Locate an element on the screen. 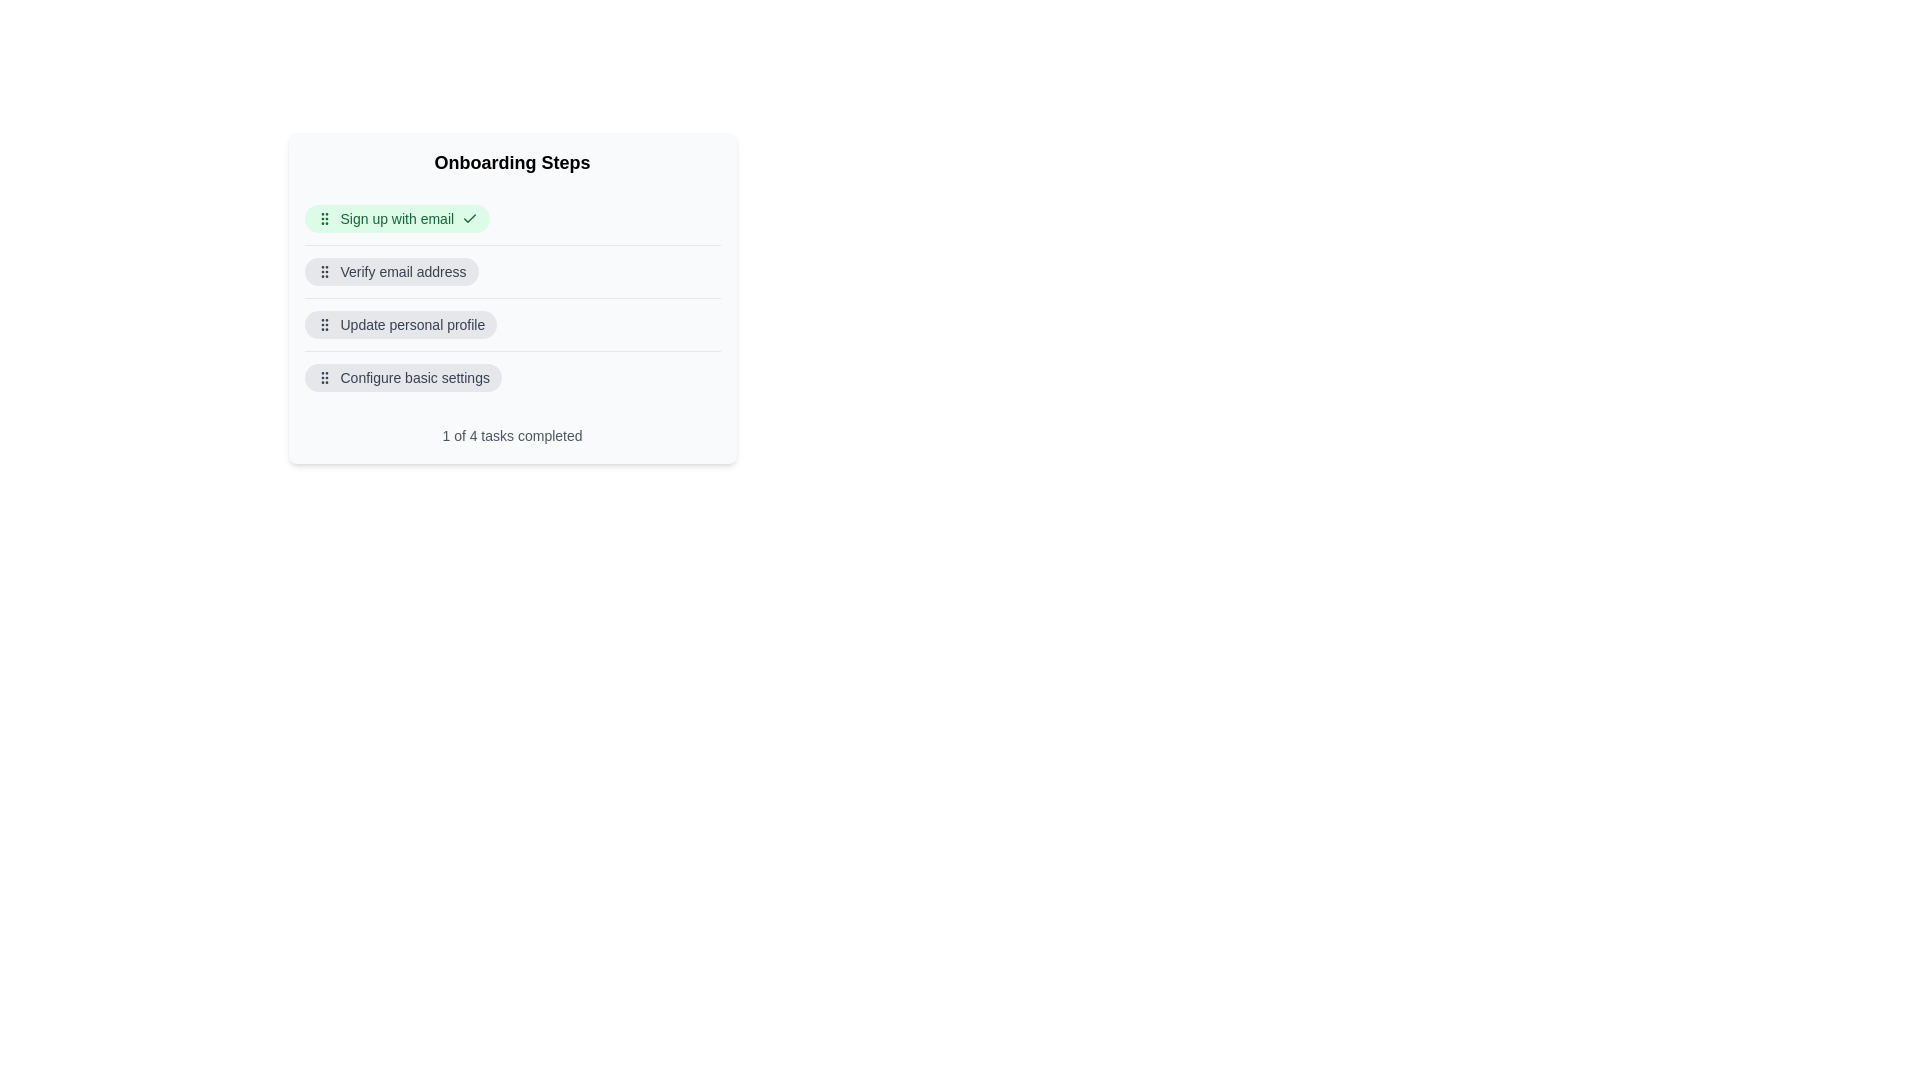  the handle element located is located at coordinates (324, 272).